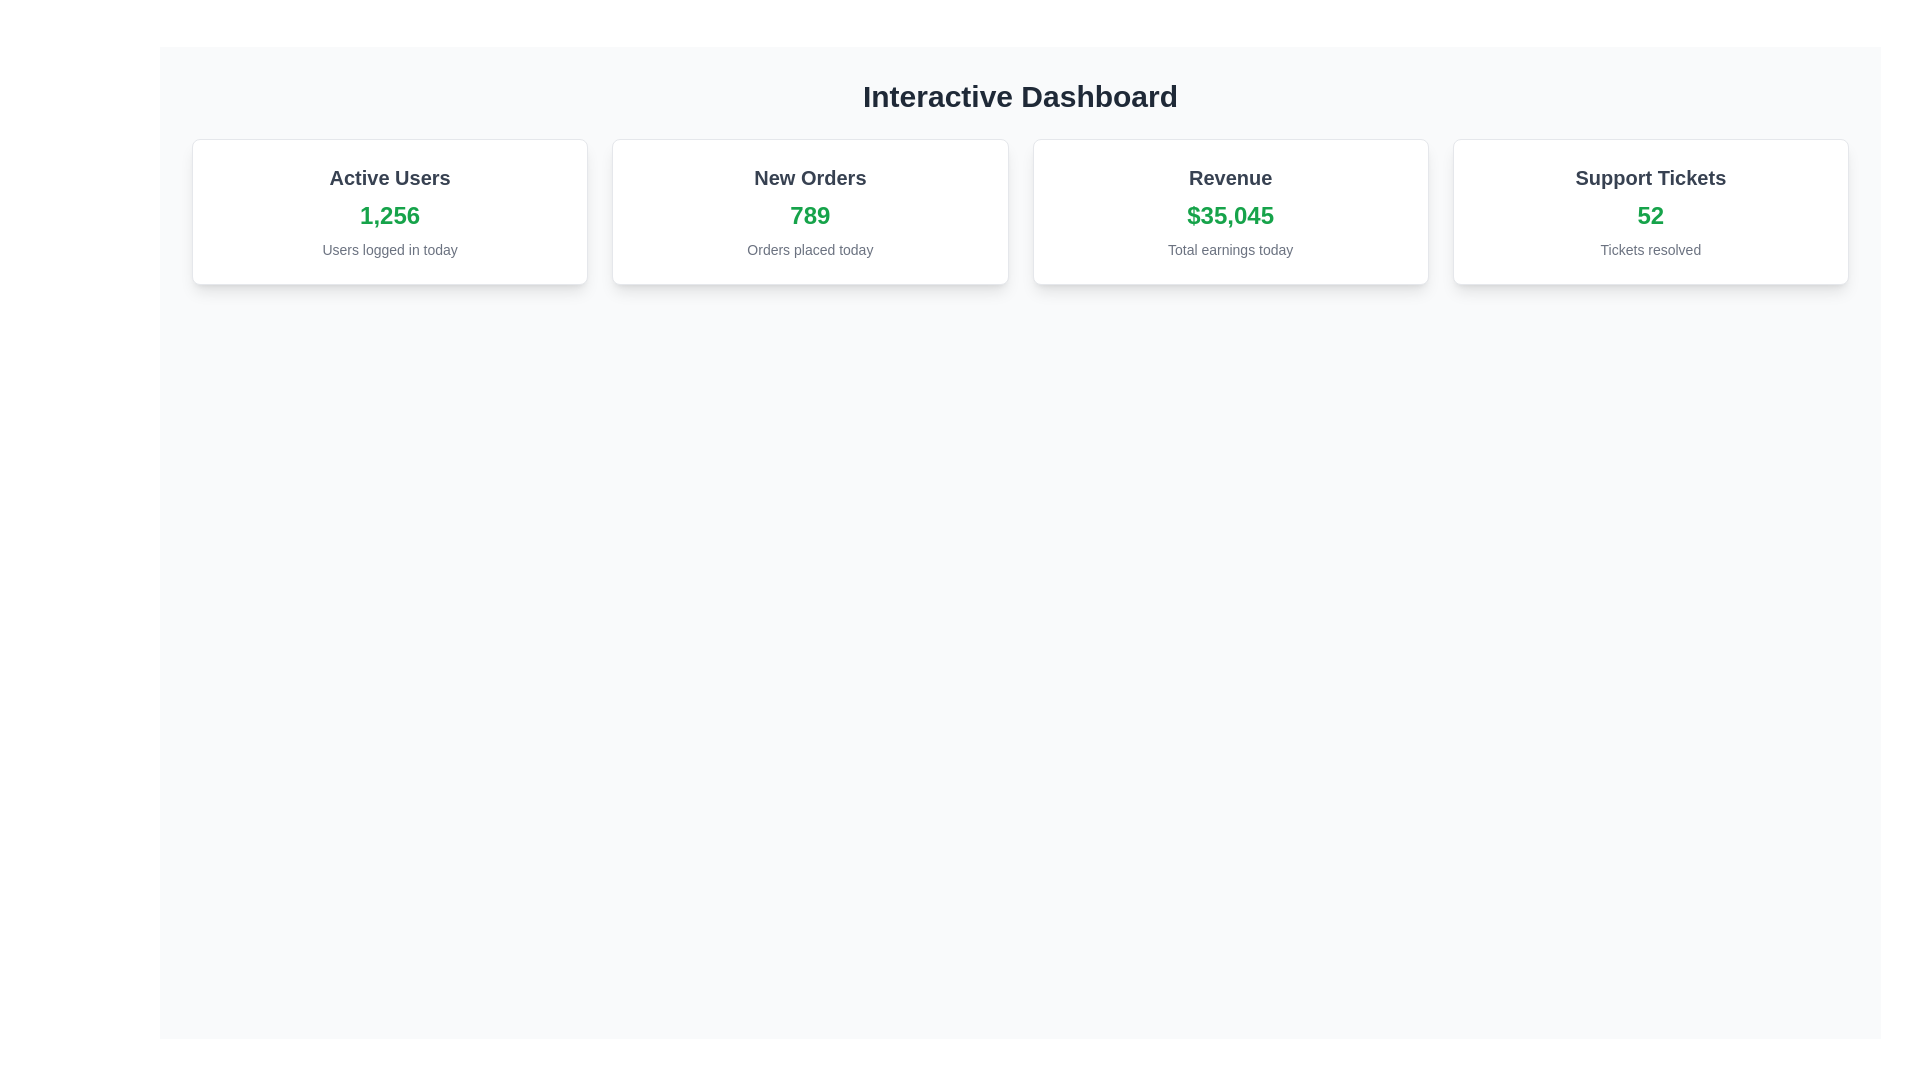  Describe the element at coordinates (1650, 249) in the screenshot. I see `the static text label 'Tickets resolved' located in the bottom section of the 'Support Tickets' card, which provides additional context for the statistic above it` at that location.